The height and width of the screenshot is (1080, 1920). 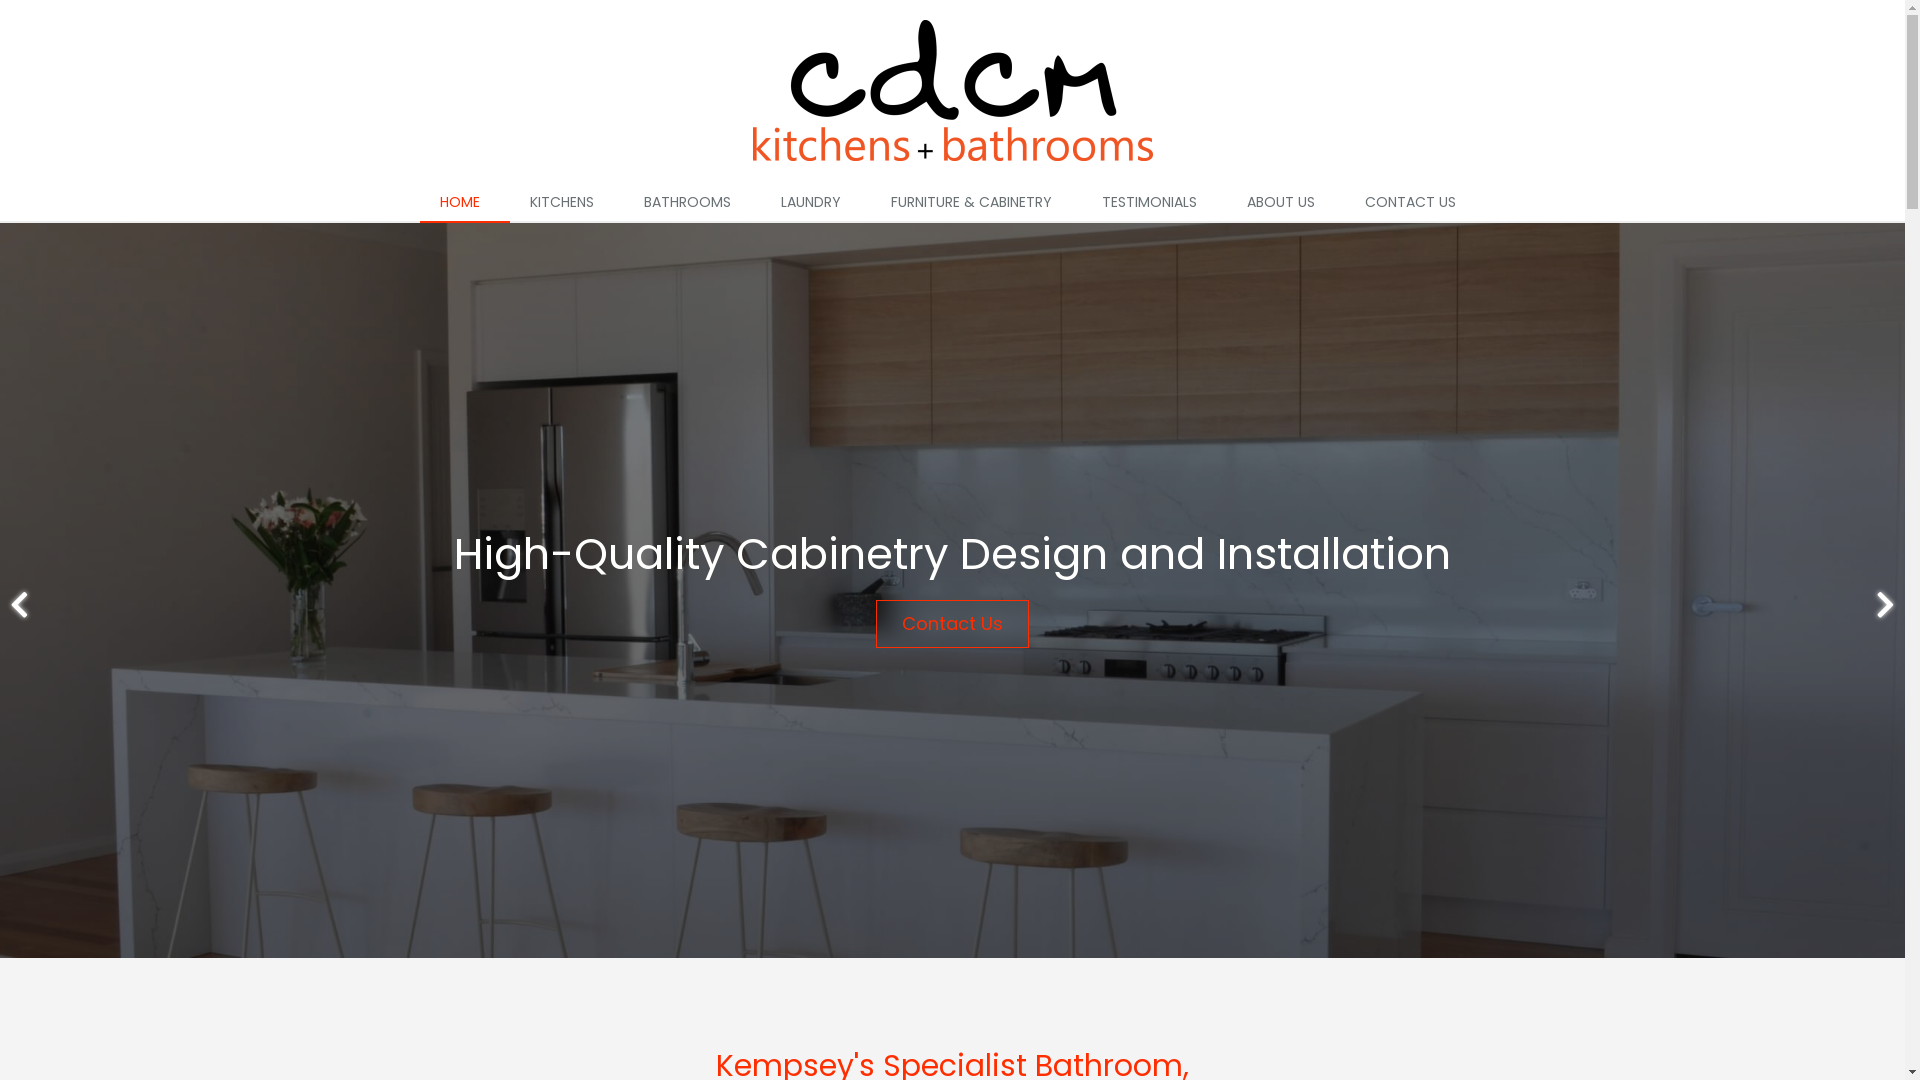 I want to click on 'Contact Us', so click(x=951, y=623).